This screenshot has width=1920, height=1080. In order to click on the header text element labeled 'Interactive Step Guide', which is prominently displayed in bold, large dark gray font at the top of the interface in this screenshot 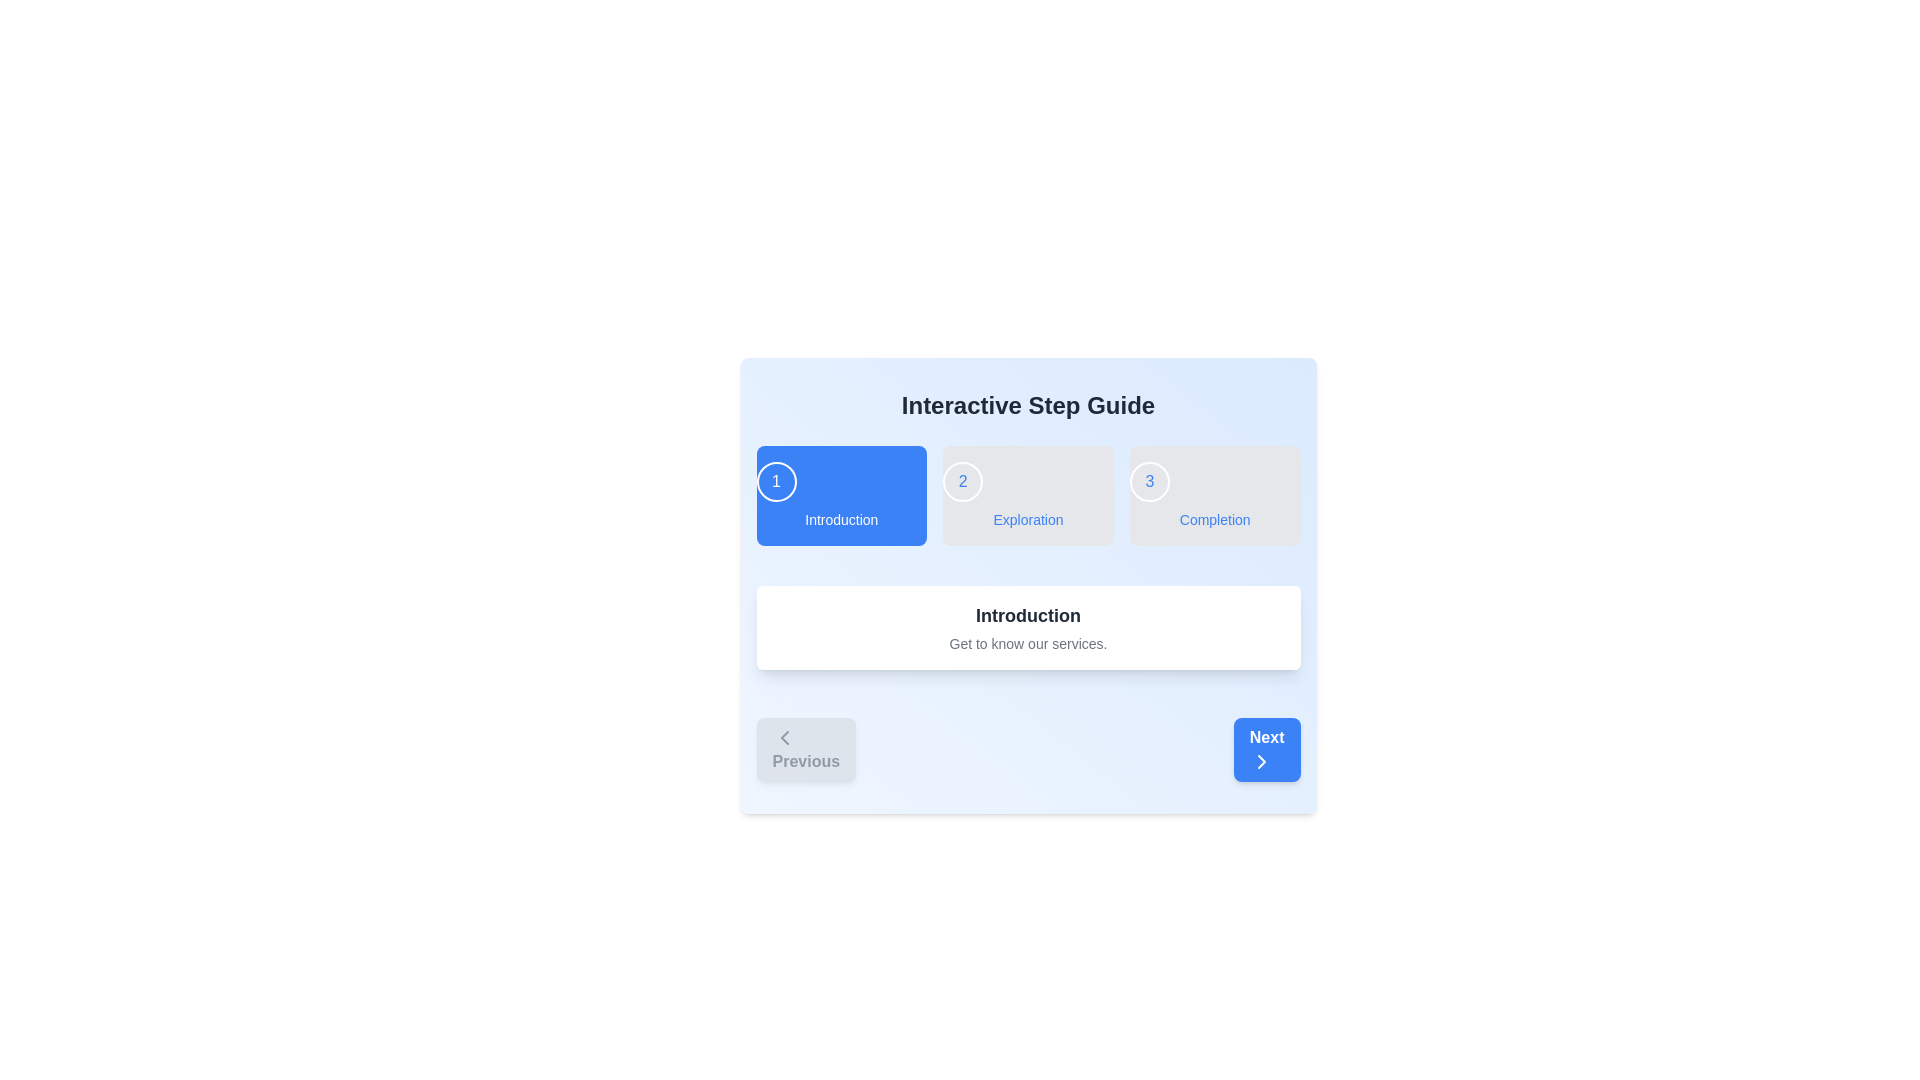, I will do `click(1028, 405)`.